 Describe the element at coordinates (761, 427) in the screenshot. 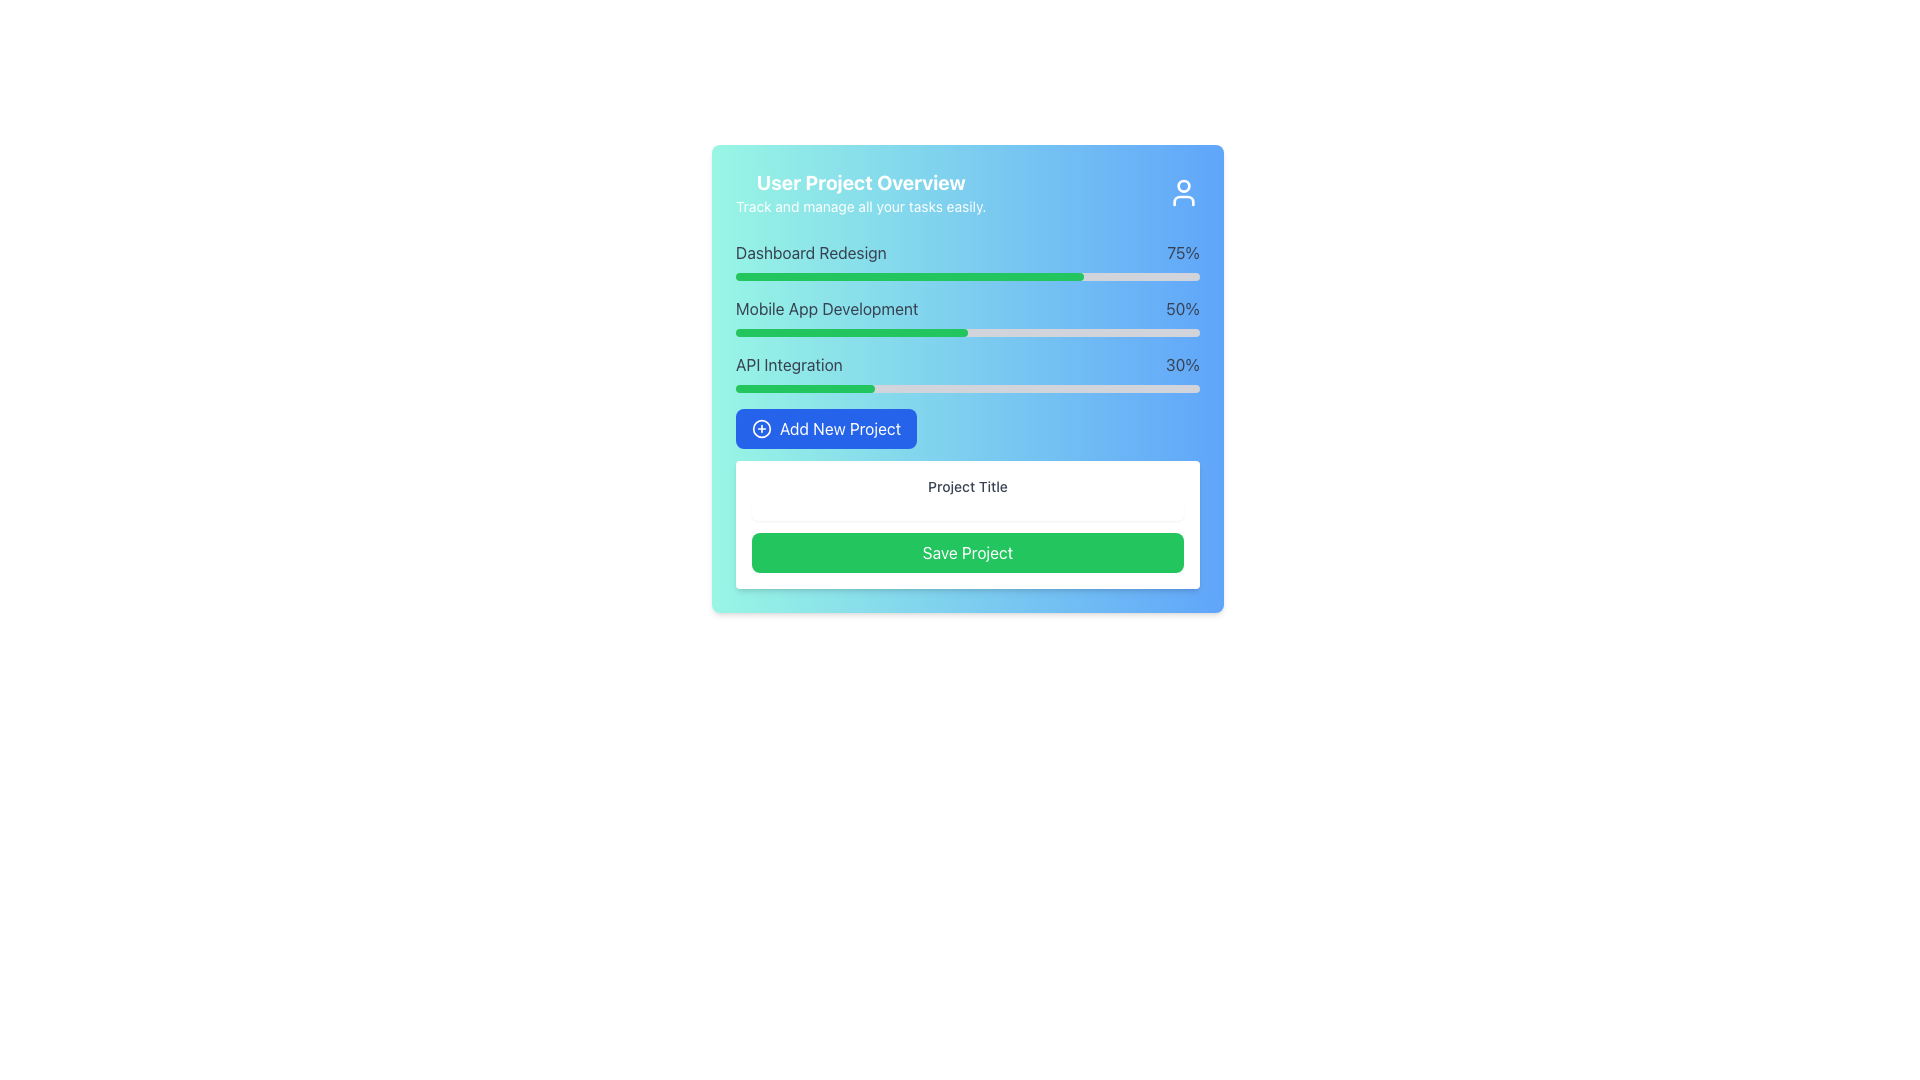

I see `the circular icon with a cross, which is positioned to the left of the 'Add New Project' text in the corresponding button` at that location.